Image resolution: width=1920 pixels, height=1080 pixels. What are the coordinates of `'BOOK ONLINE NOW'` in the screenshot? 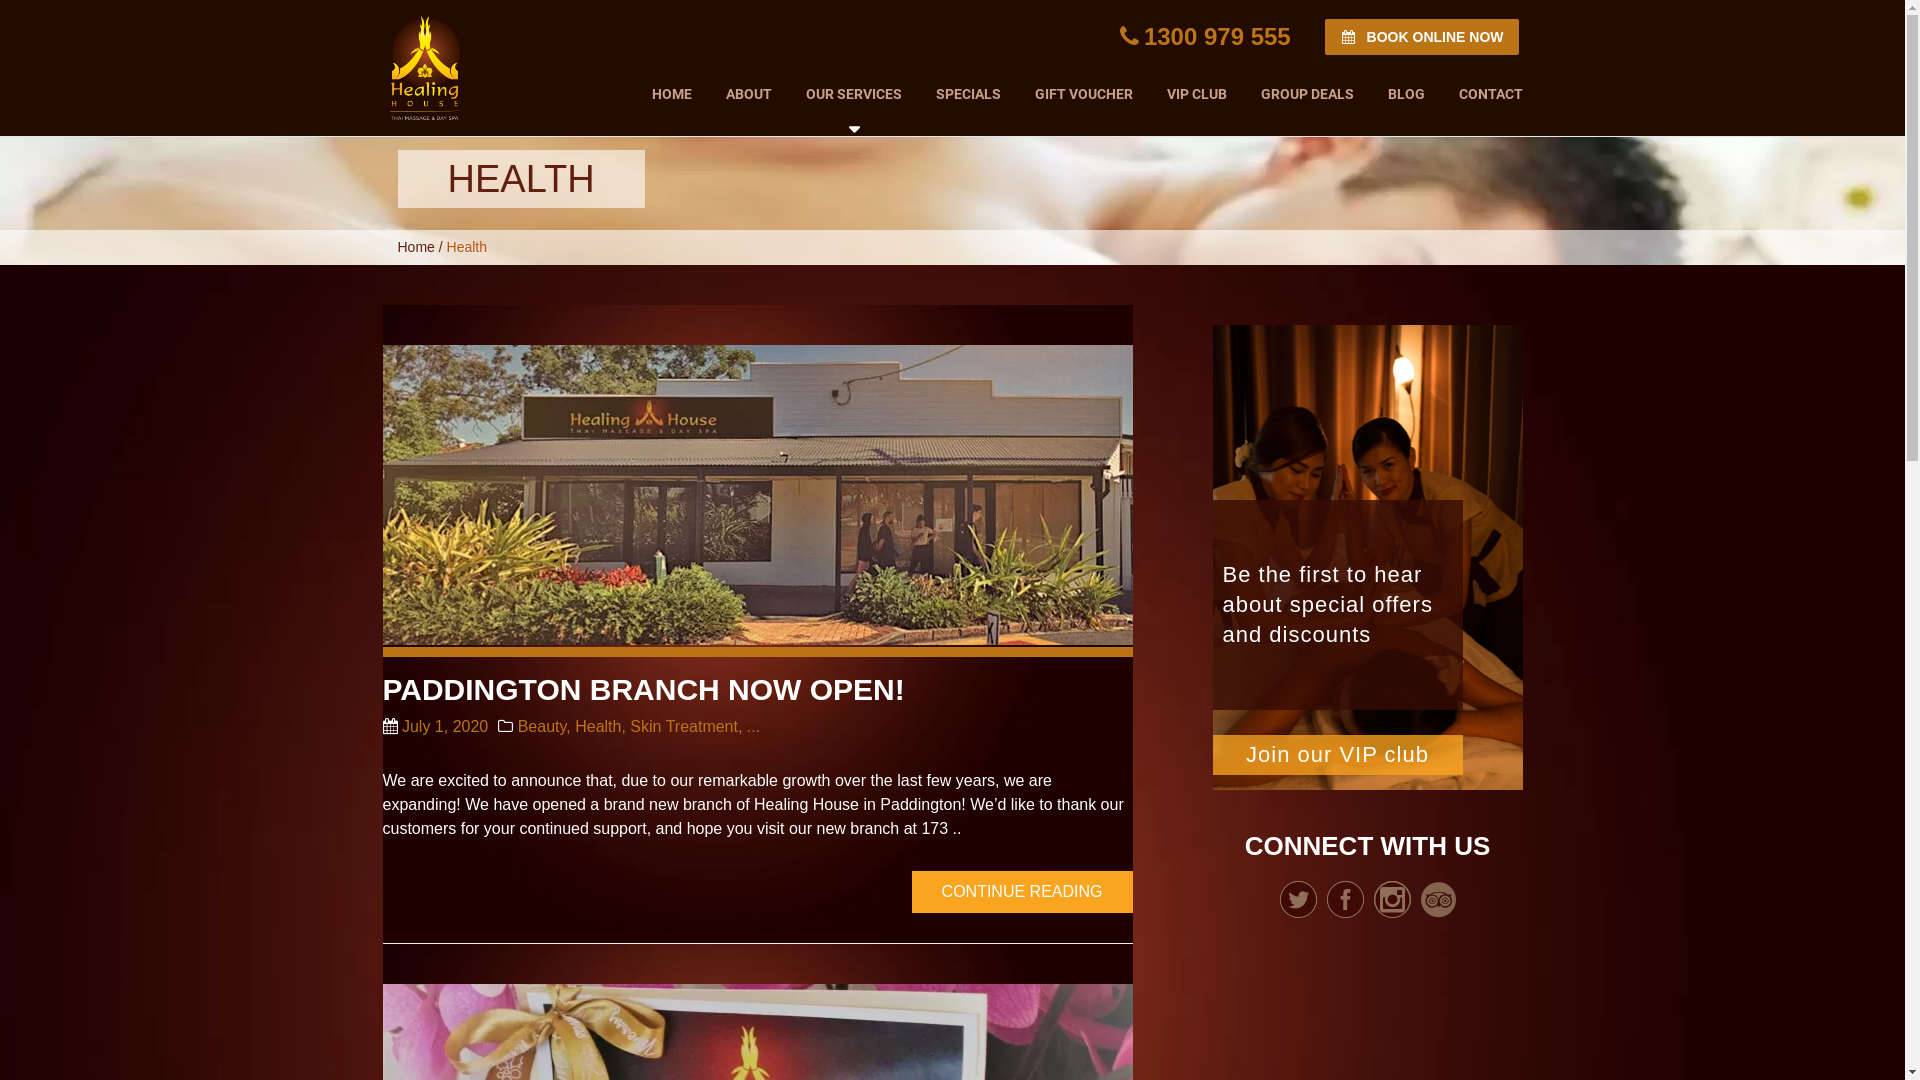 It's located at (1420, 37).